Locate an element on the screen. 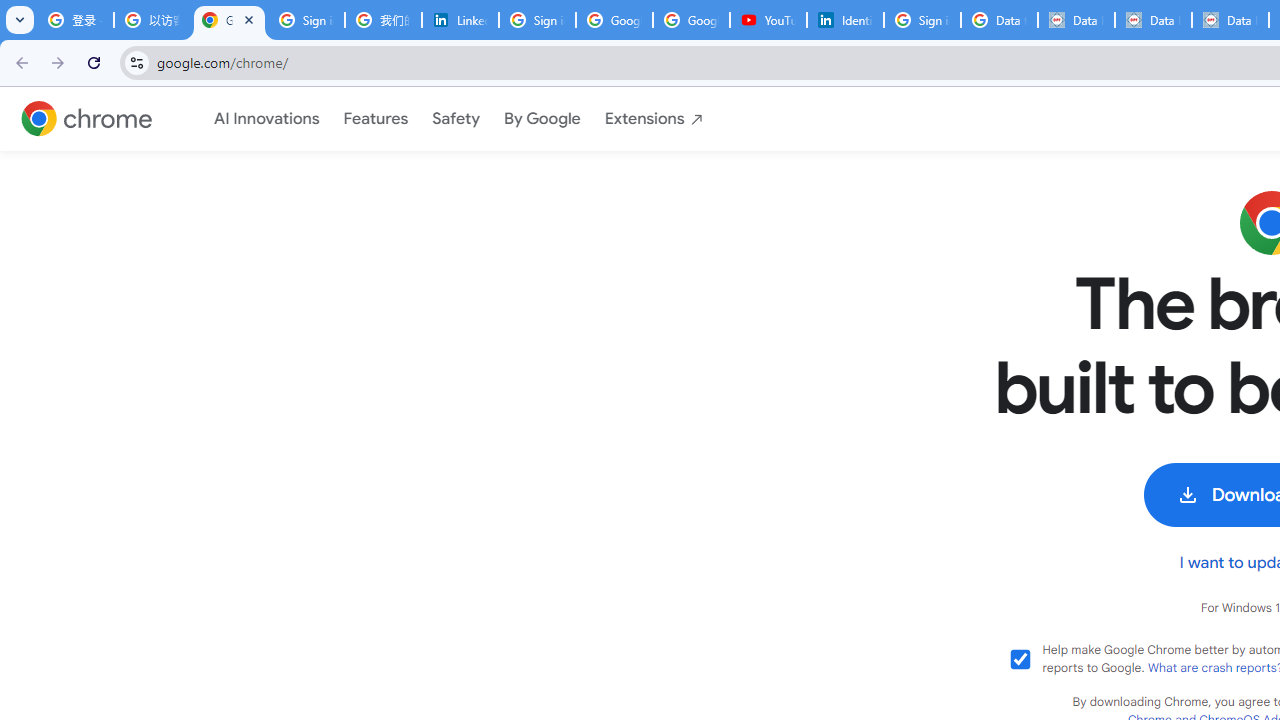  'LinkedIn Privacy Policy' is located at coordinates (459, 20).